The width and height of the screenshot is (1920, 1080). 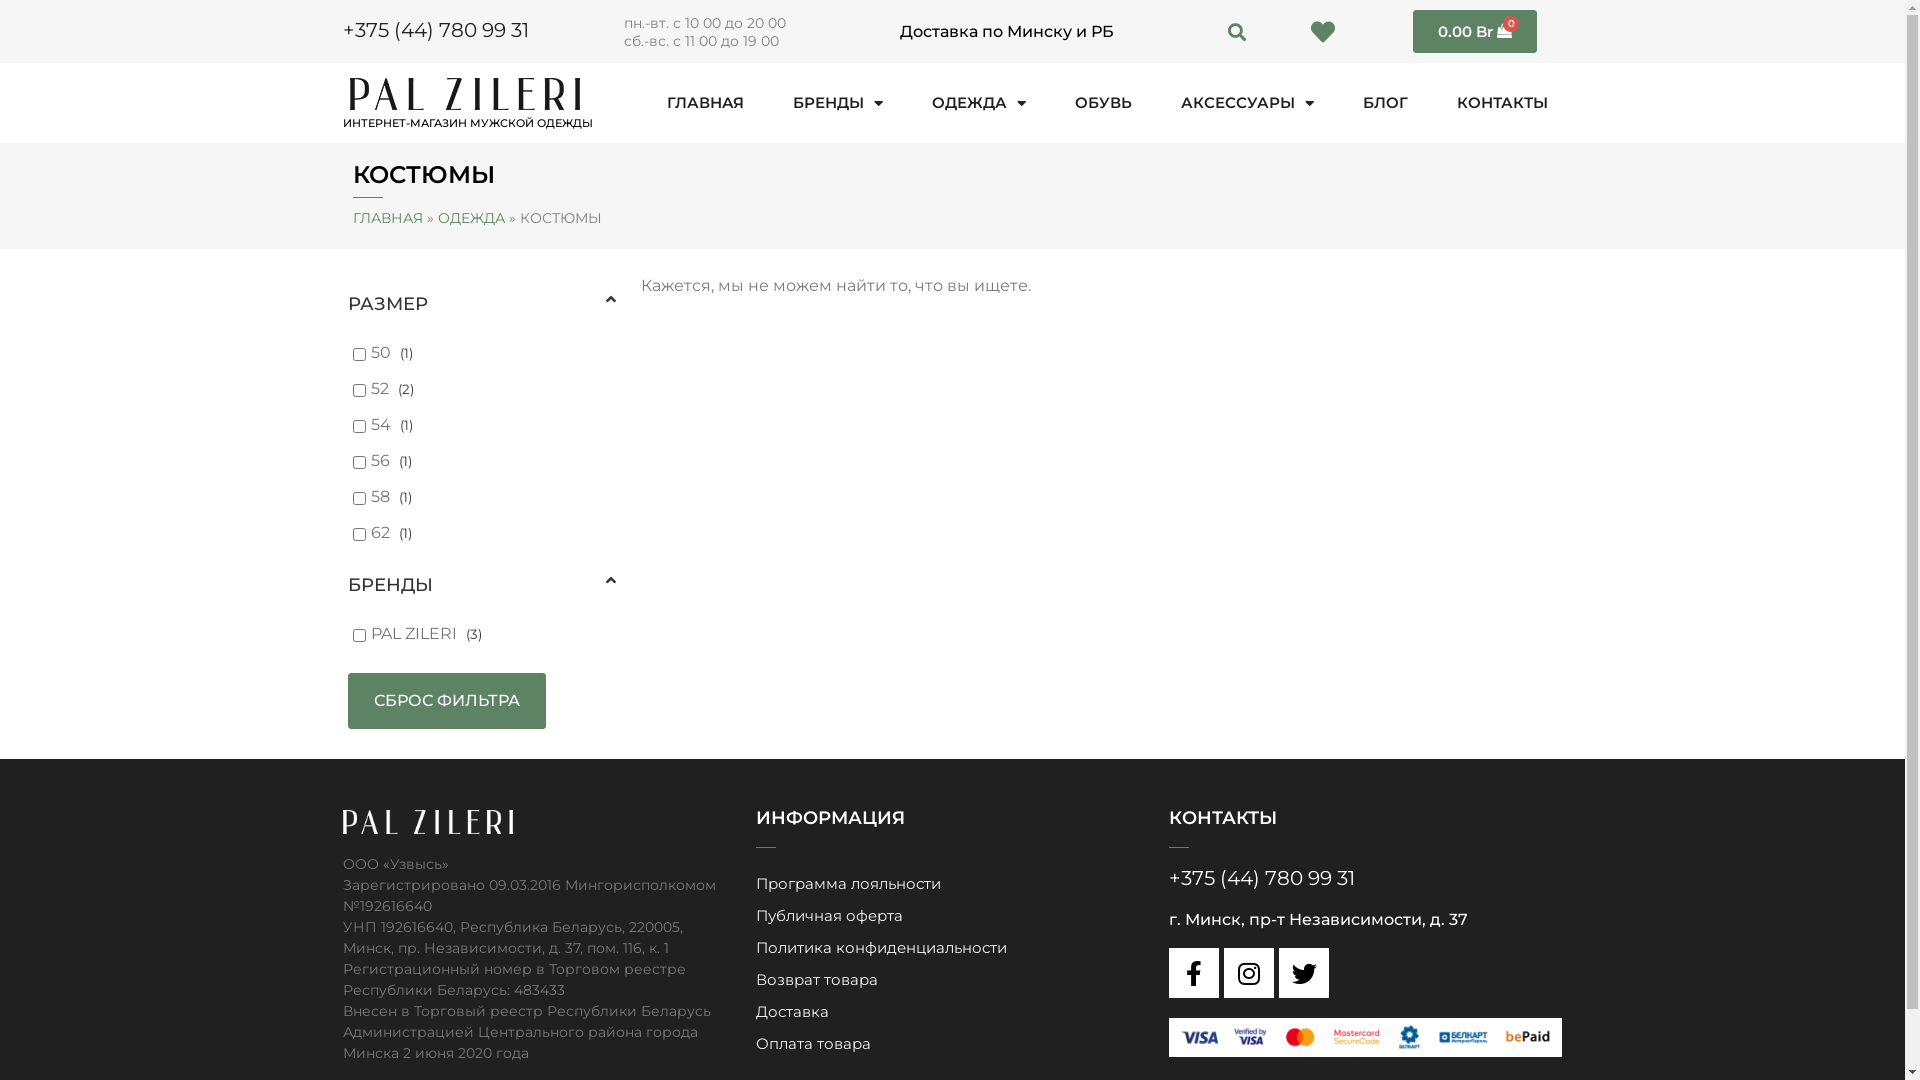 I want to click on '+375 (44) 780 99 31', so click(x=434, y=30).